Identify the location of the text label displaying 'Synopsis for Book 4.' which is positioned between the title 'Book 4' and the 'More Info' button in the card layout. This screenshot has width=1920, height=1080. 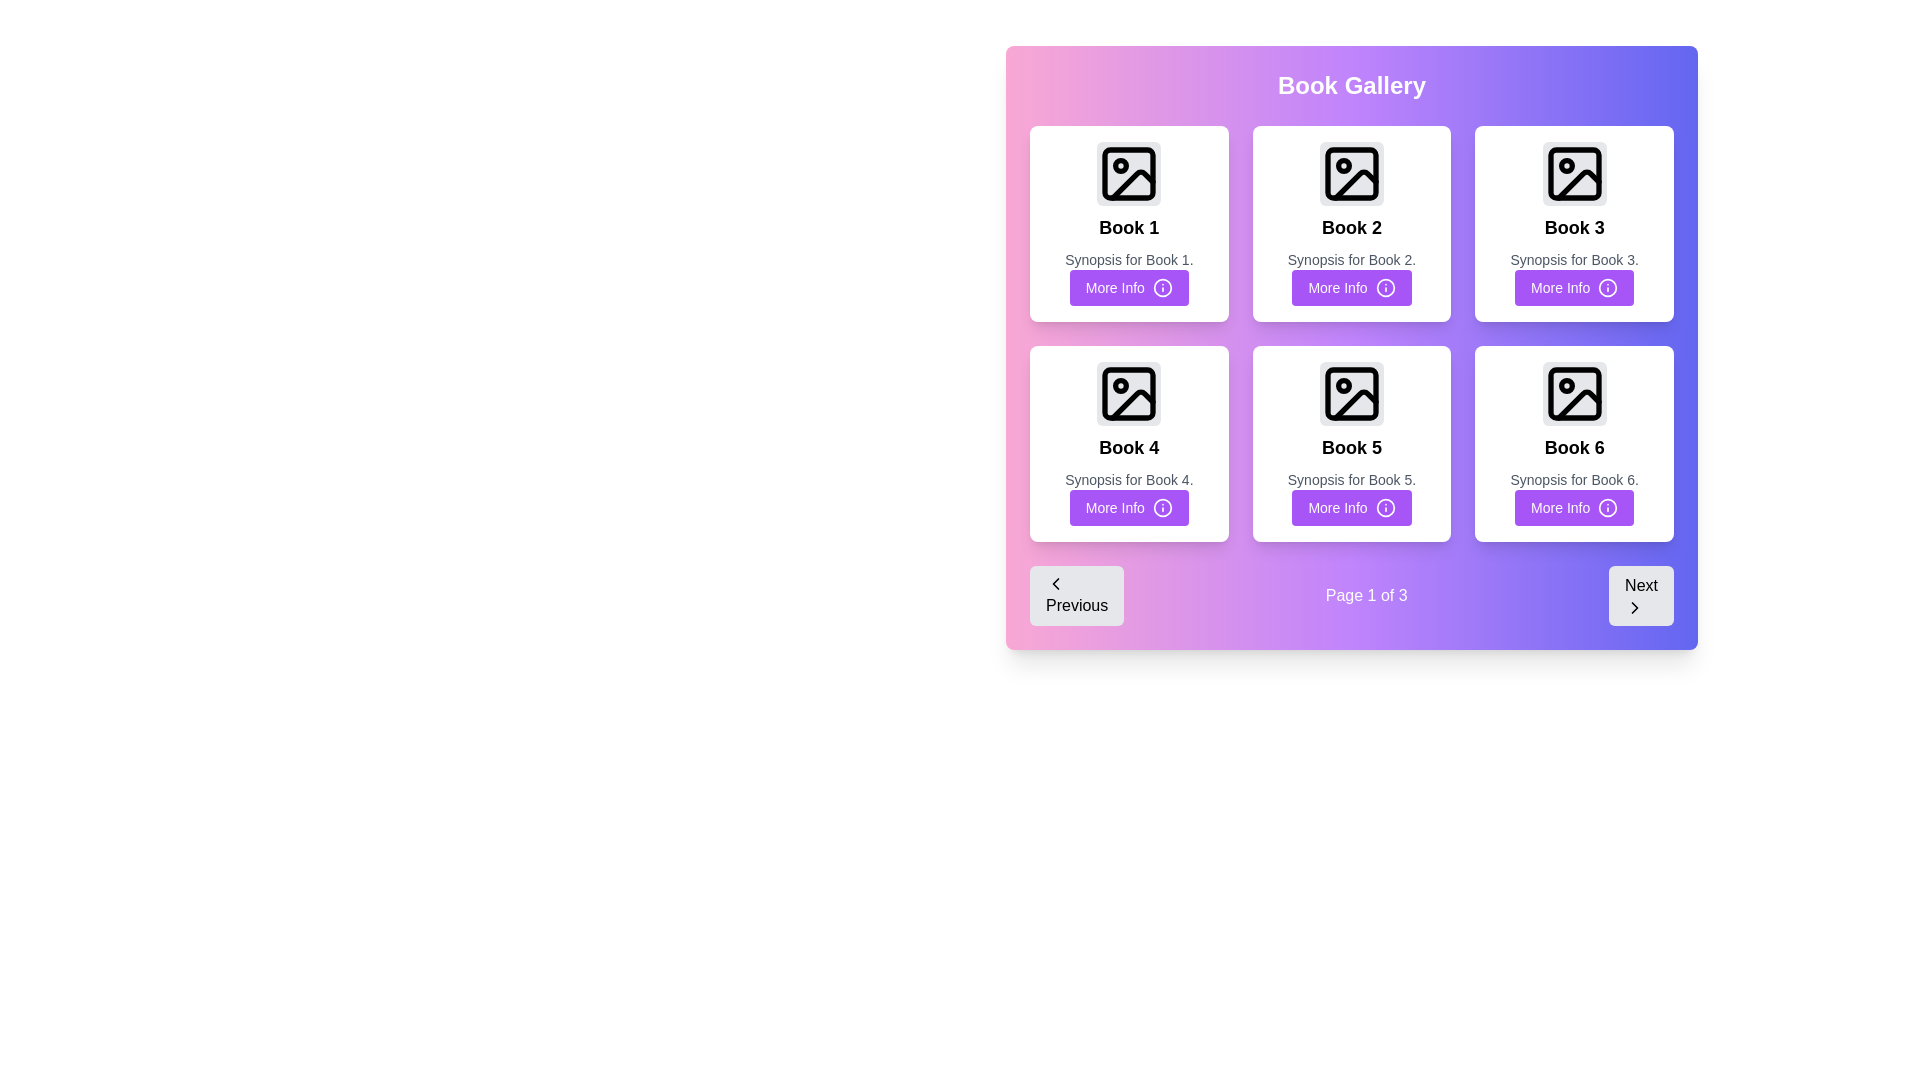
(1129, 479).